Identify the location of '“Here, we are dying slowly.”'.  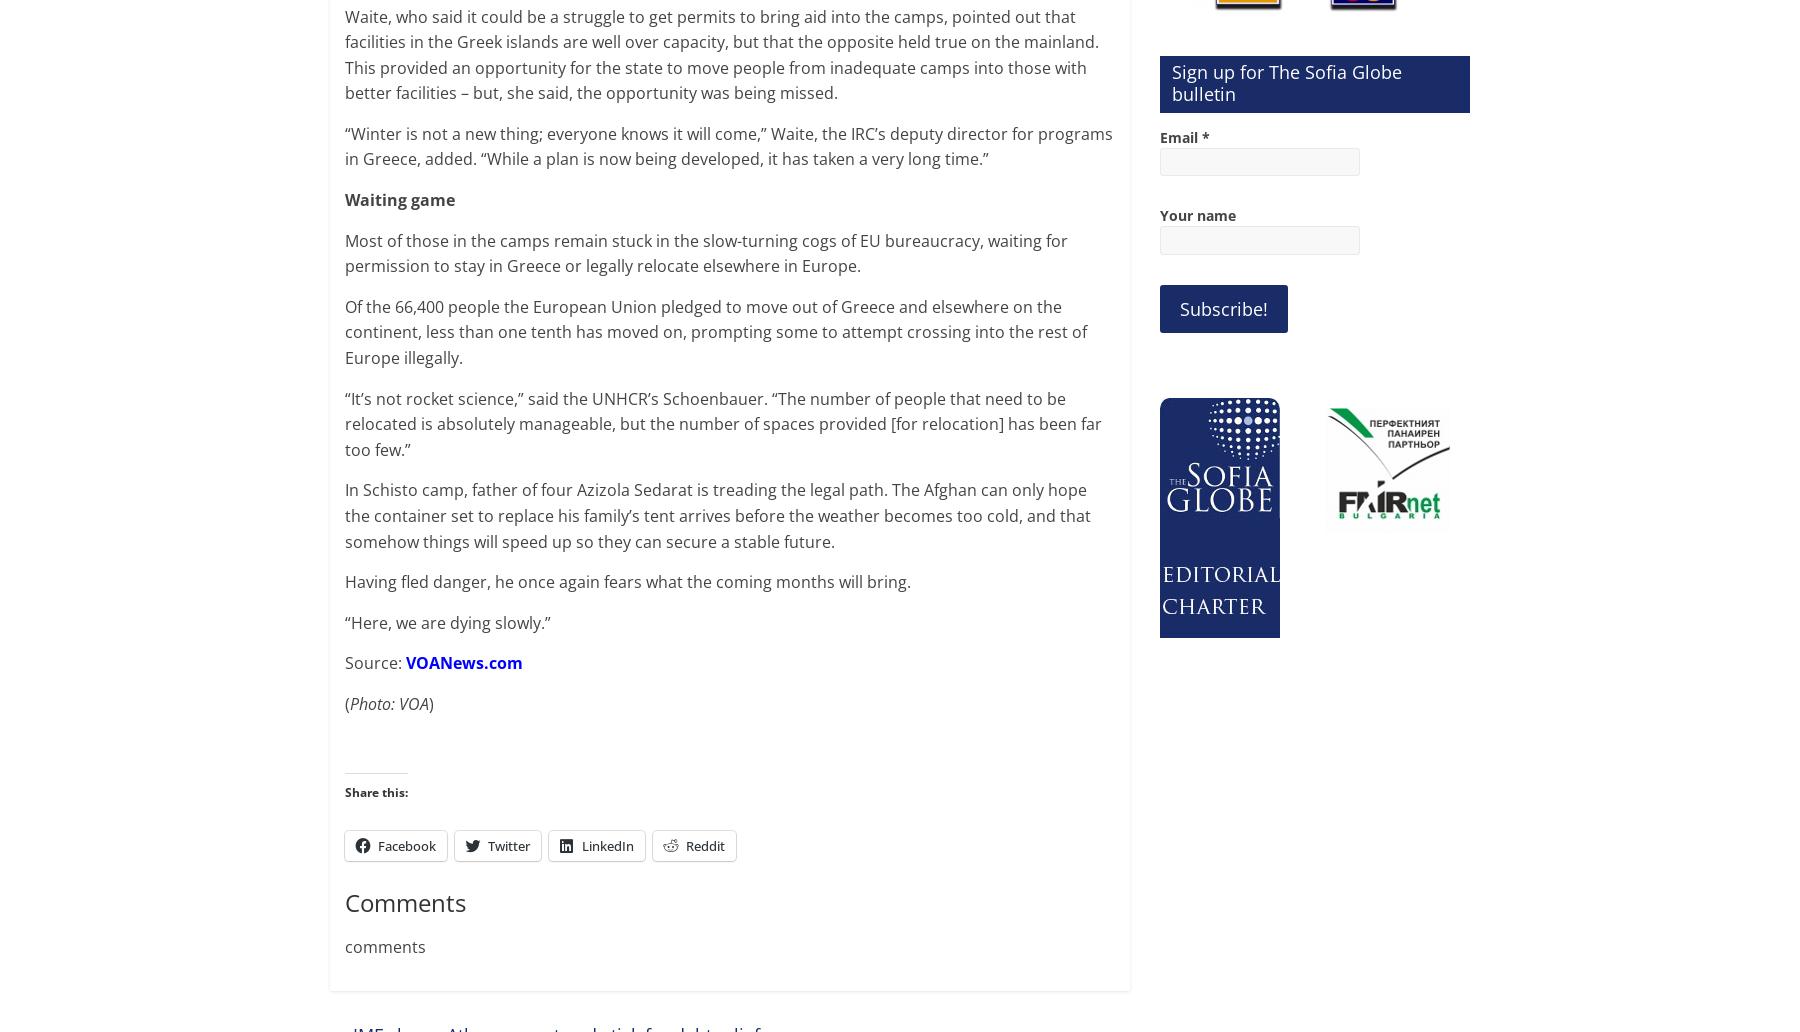
(345, 621).